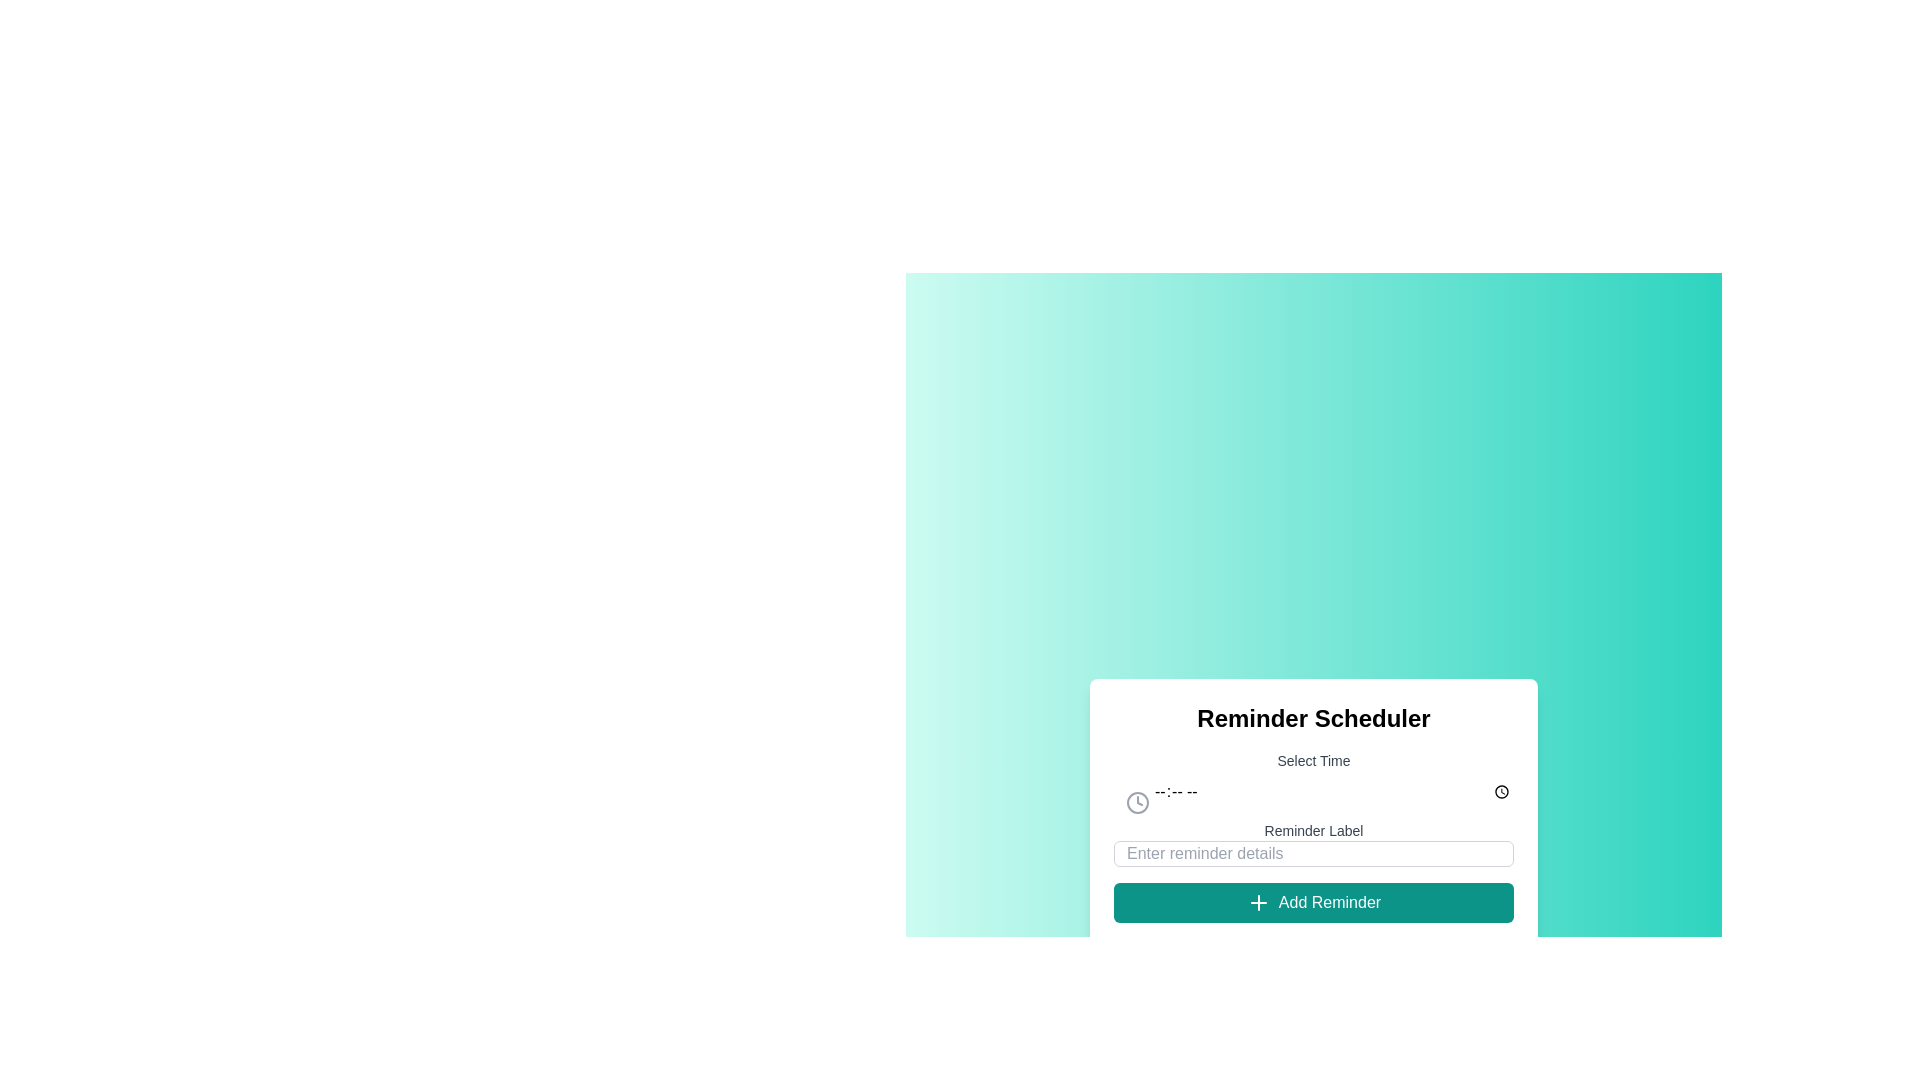  I want to click on the 'Reminder Label' text element which displays 'Reminder Label' in gray, located above the input field within the 'Reminder Scheduler' section, so click(1314, 830).